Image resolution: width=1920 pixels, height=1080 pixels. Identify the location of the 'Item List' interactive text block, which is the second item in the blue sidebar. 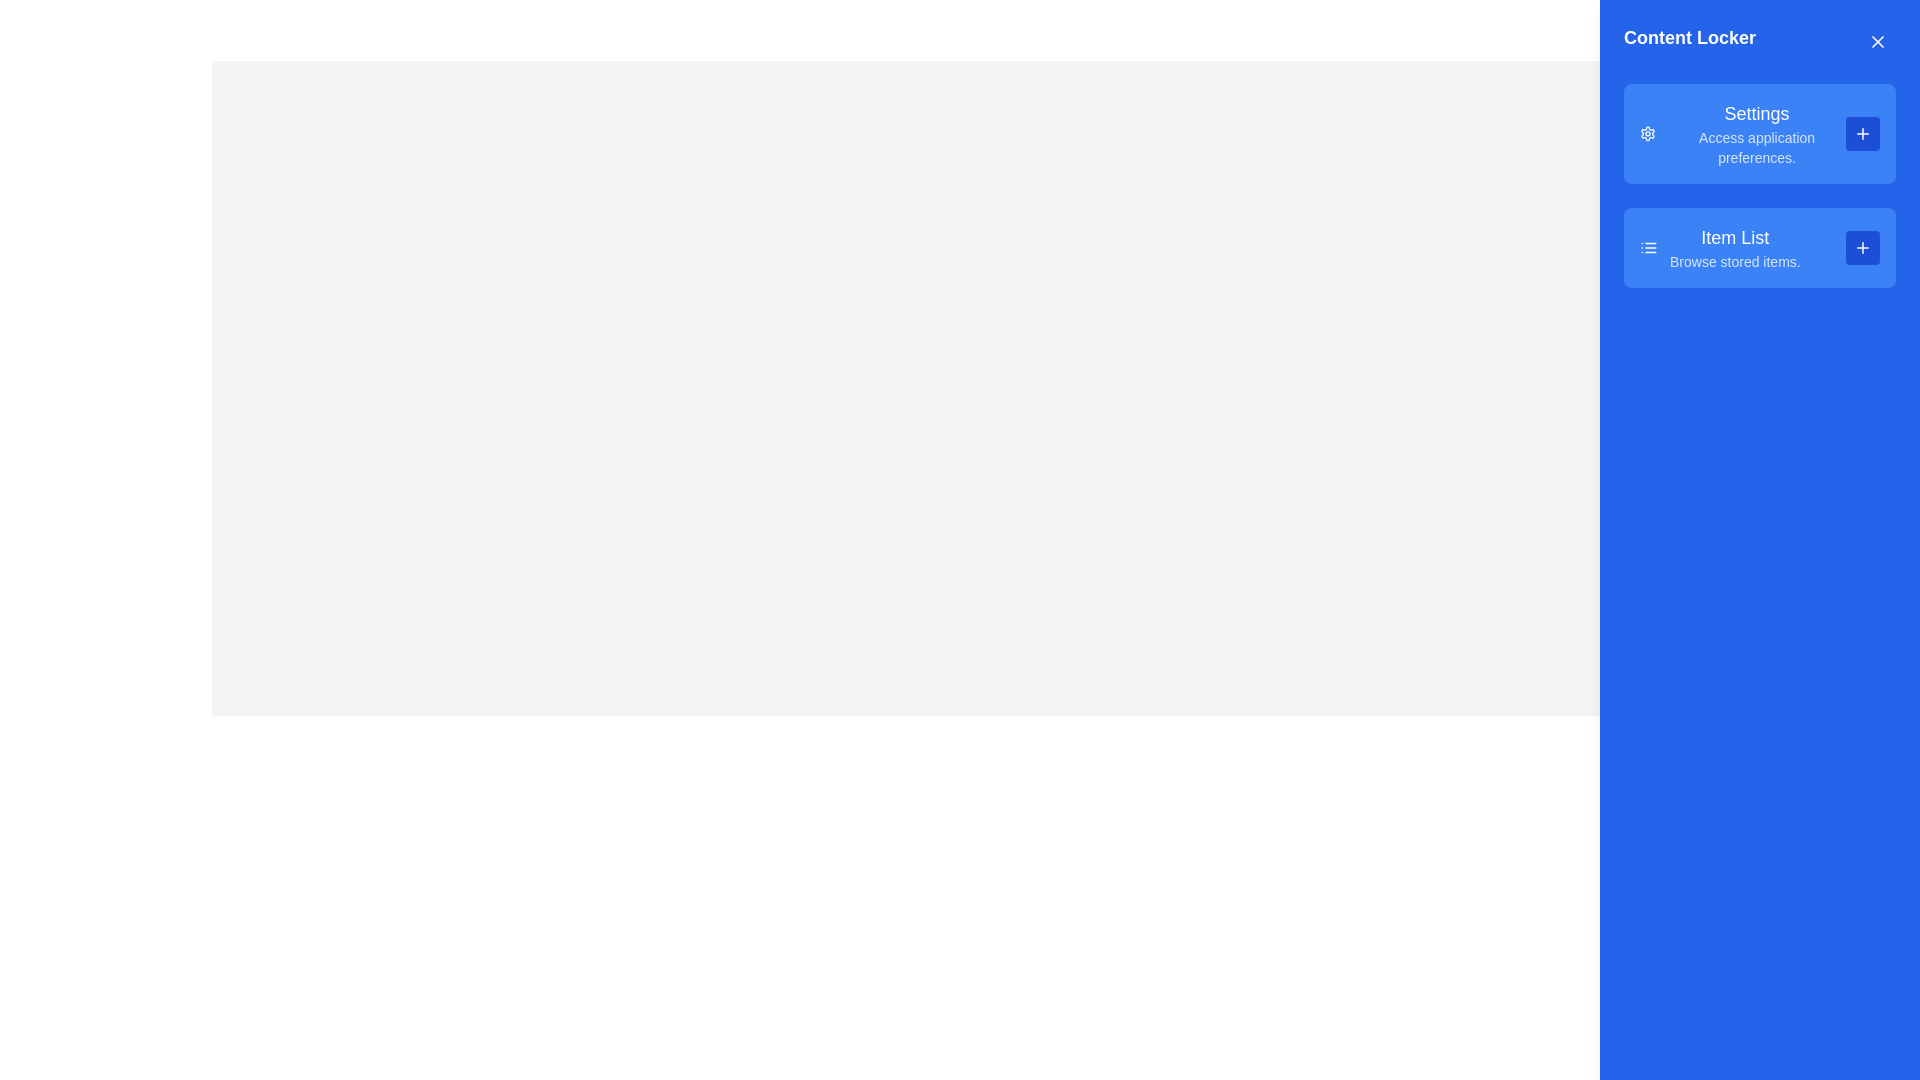
(1734, 246).